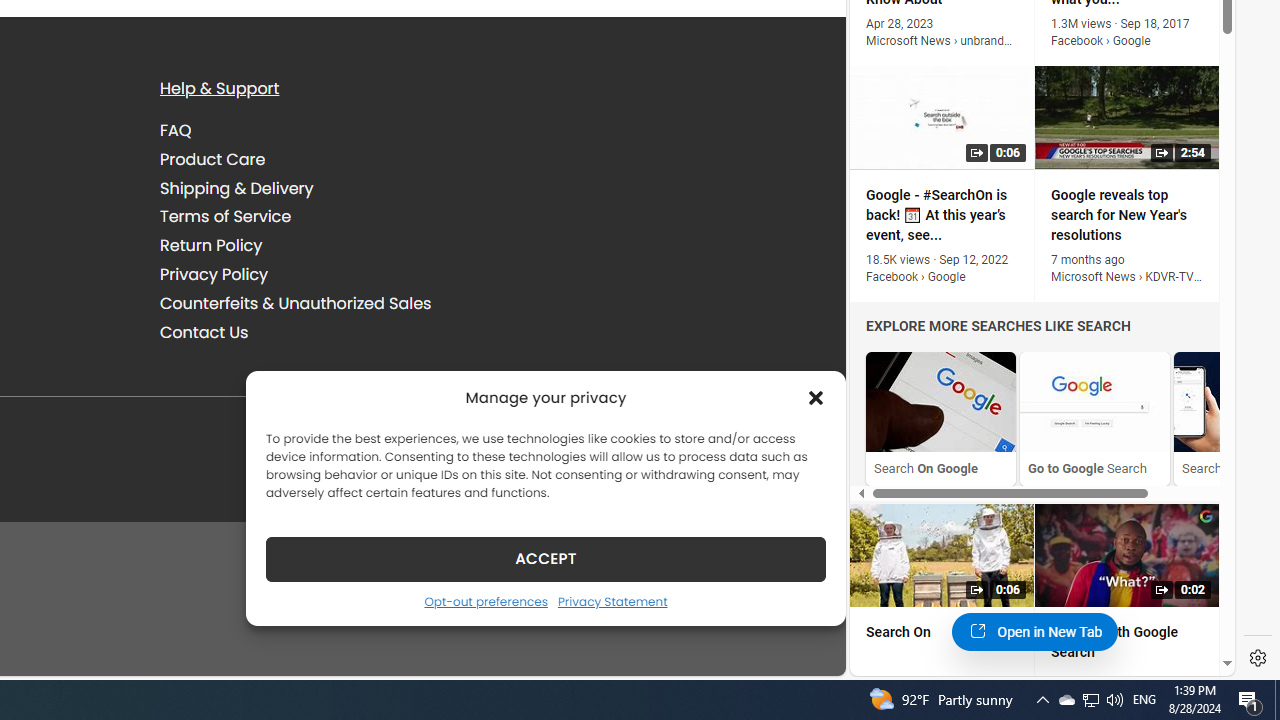 This screenshot has width=1280, height=720. Describe the element at coordinates (940, 417) in the screenshot. I see `'Search On Google'` at that location.